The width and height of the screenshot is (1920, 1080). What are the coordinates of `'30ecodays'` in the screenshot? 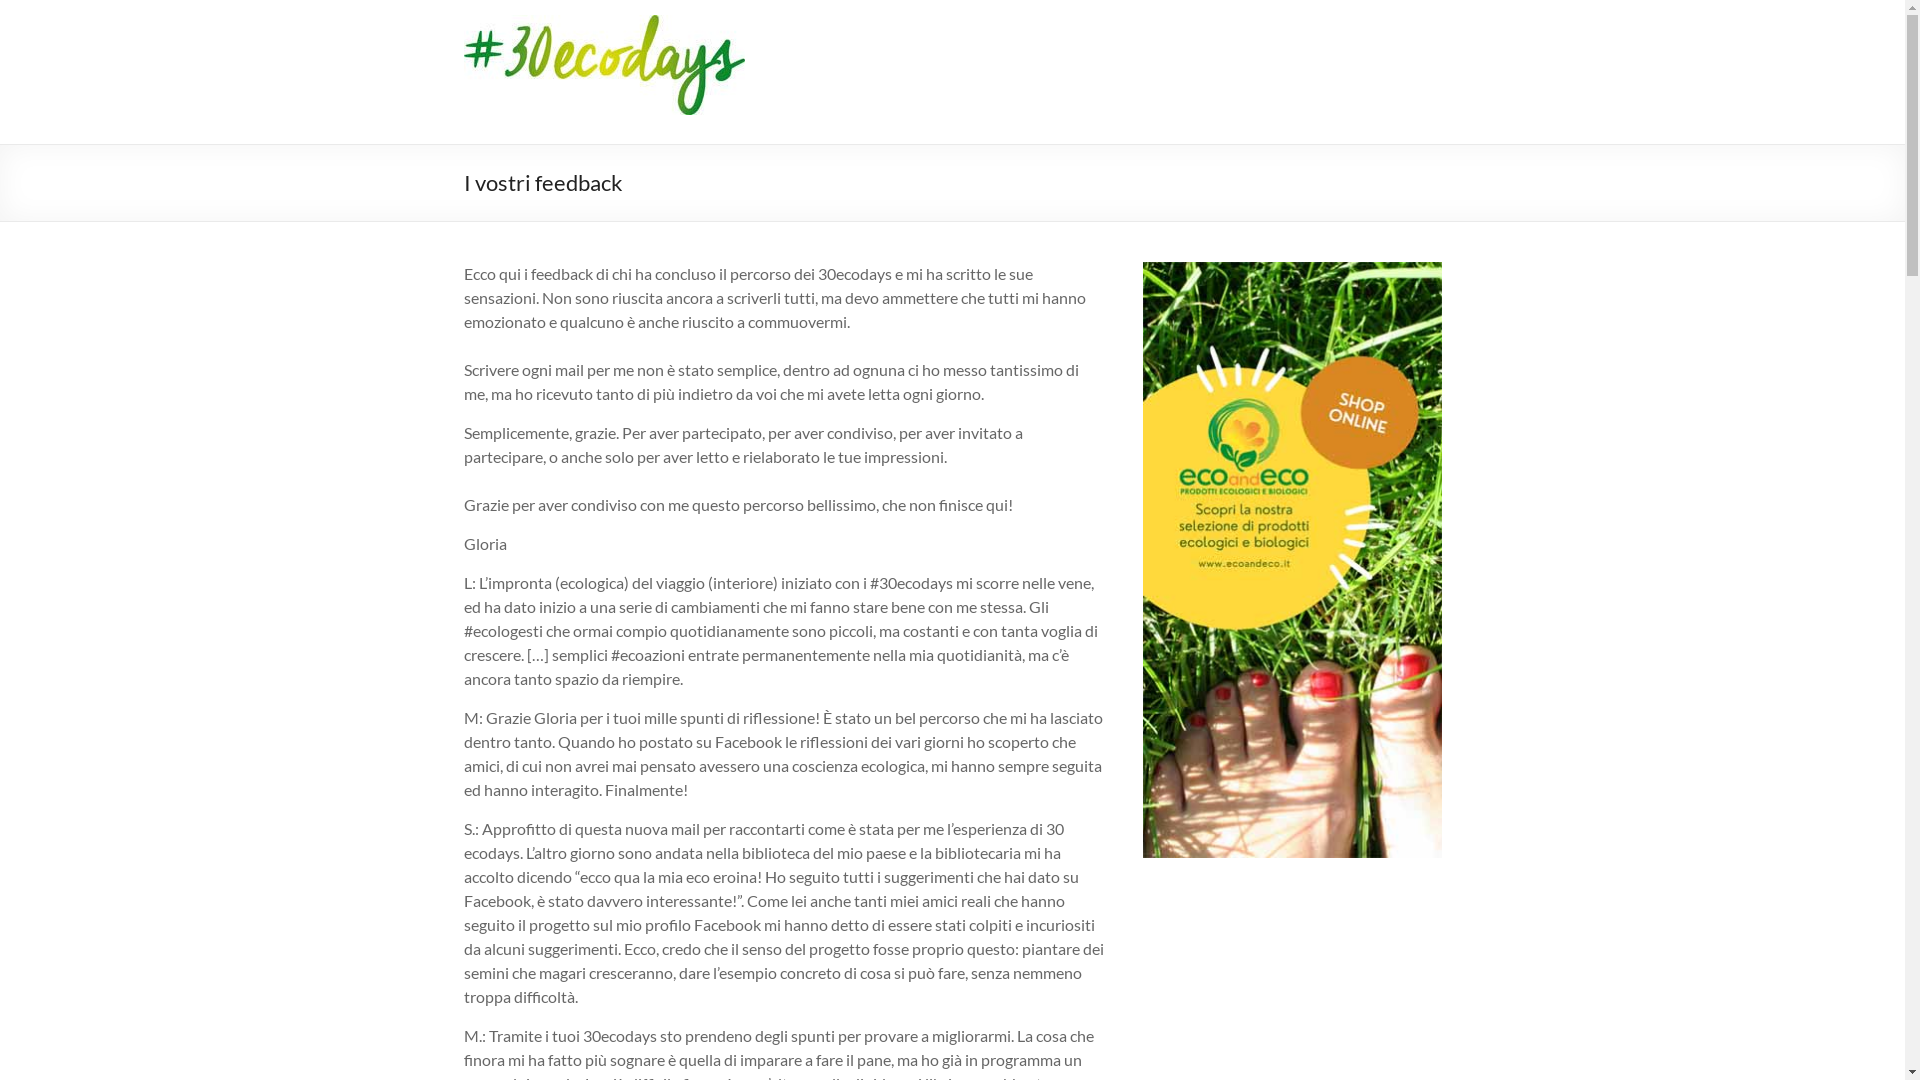 It's located at (546, 42).